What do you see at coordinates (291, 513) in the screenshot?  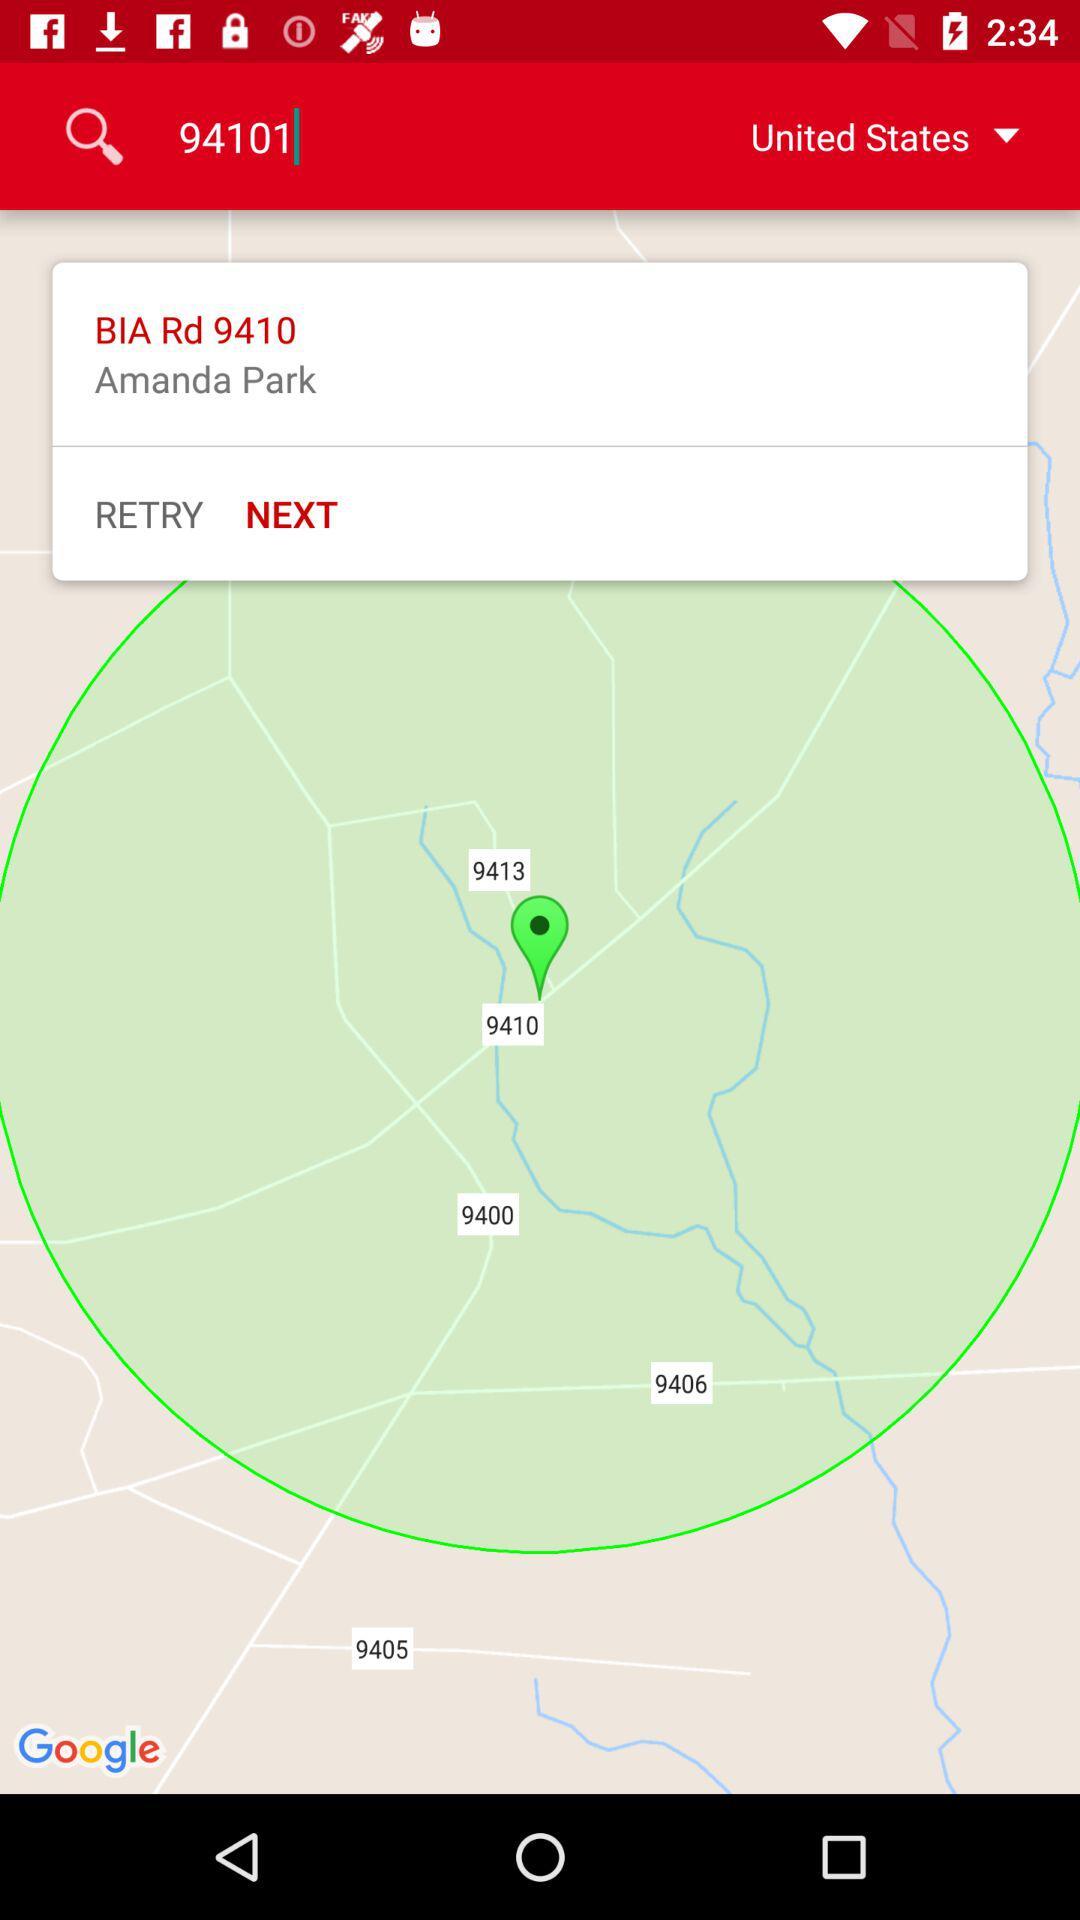 I see `item next to retry icon` at bounding box center [291, 513].